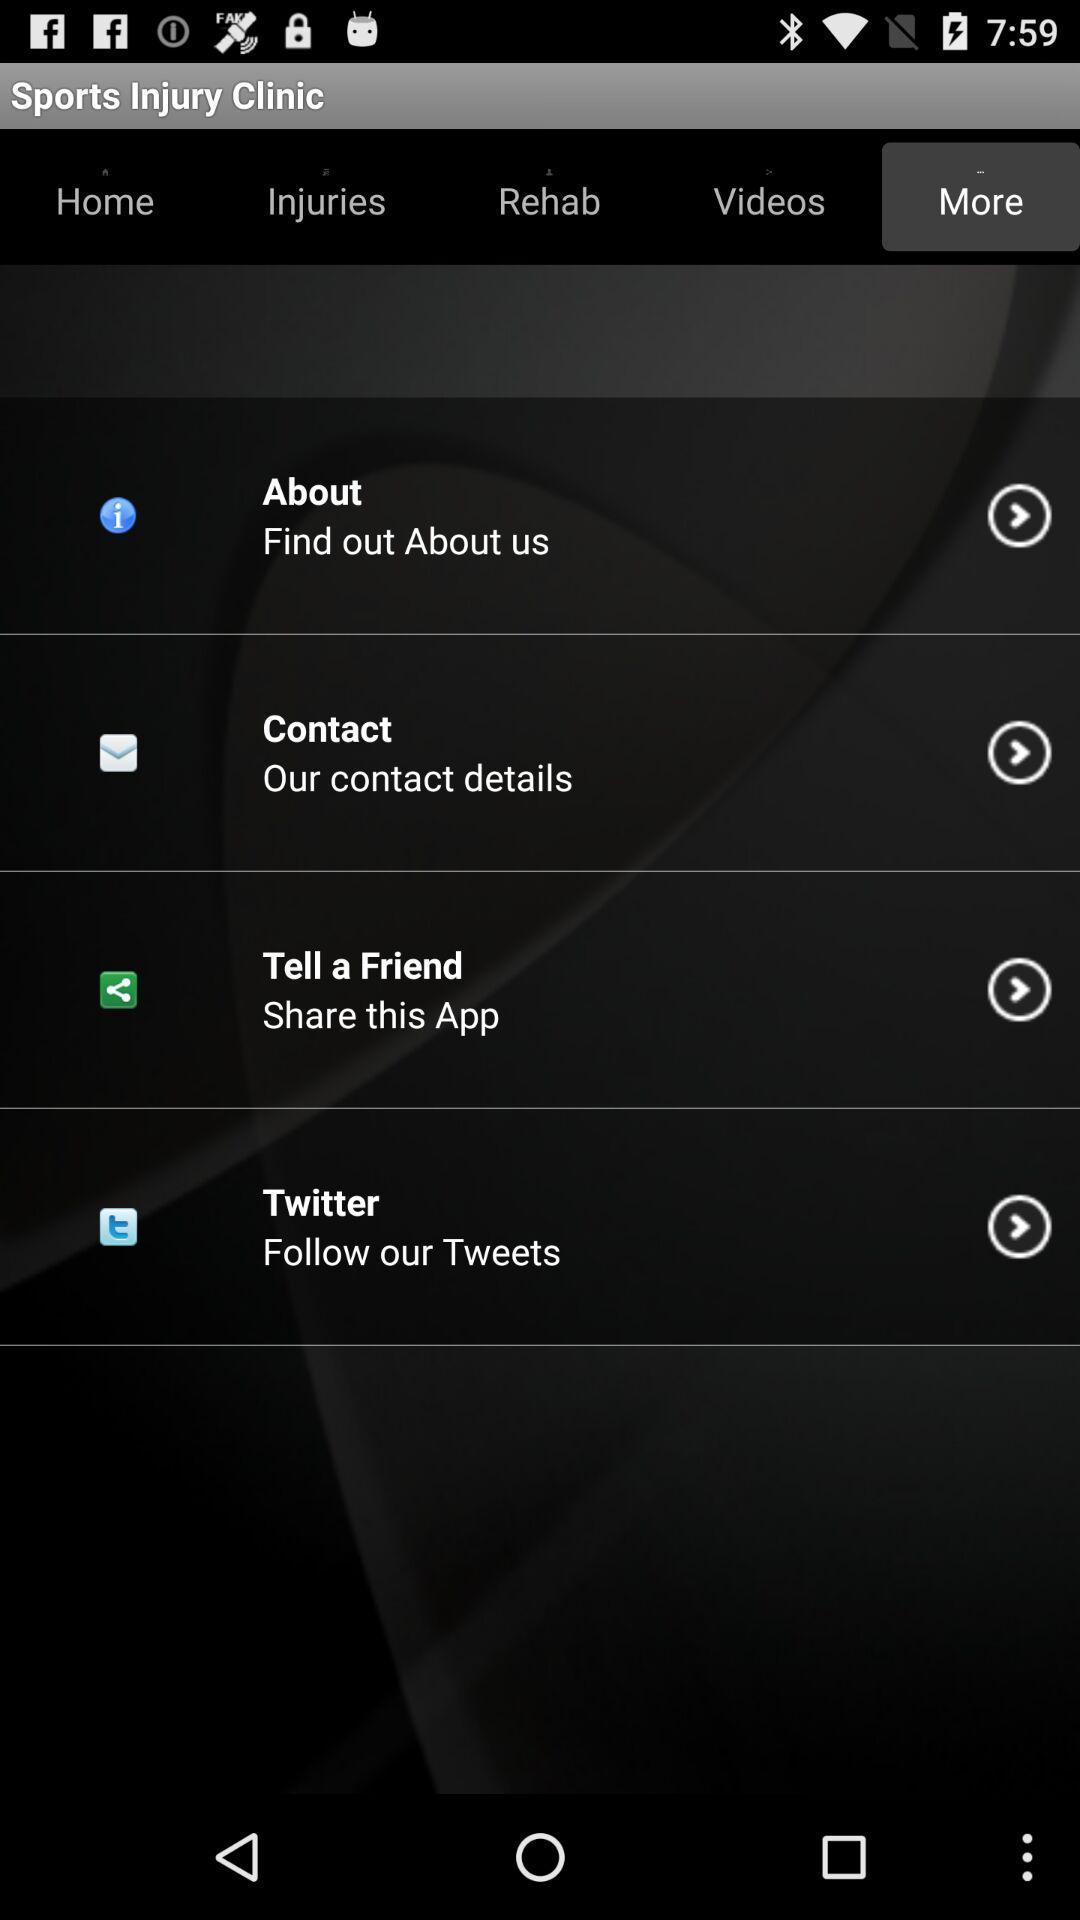  Describe the element at coordinates (319, 1200) in the screenshot. I see `item below share this app` at that location.